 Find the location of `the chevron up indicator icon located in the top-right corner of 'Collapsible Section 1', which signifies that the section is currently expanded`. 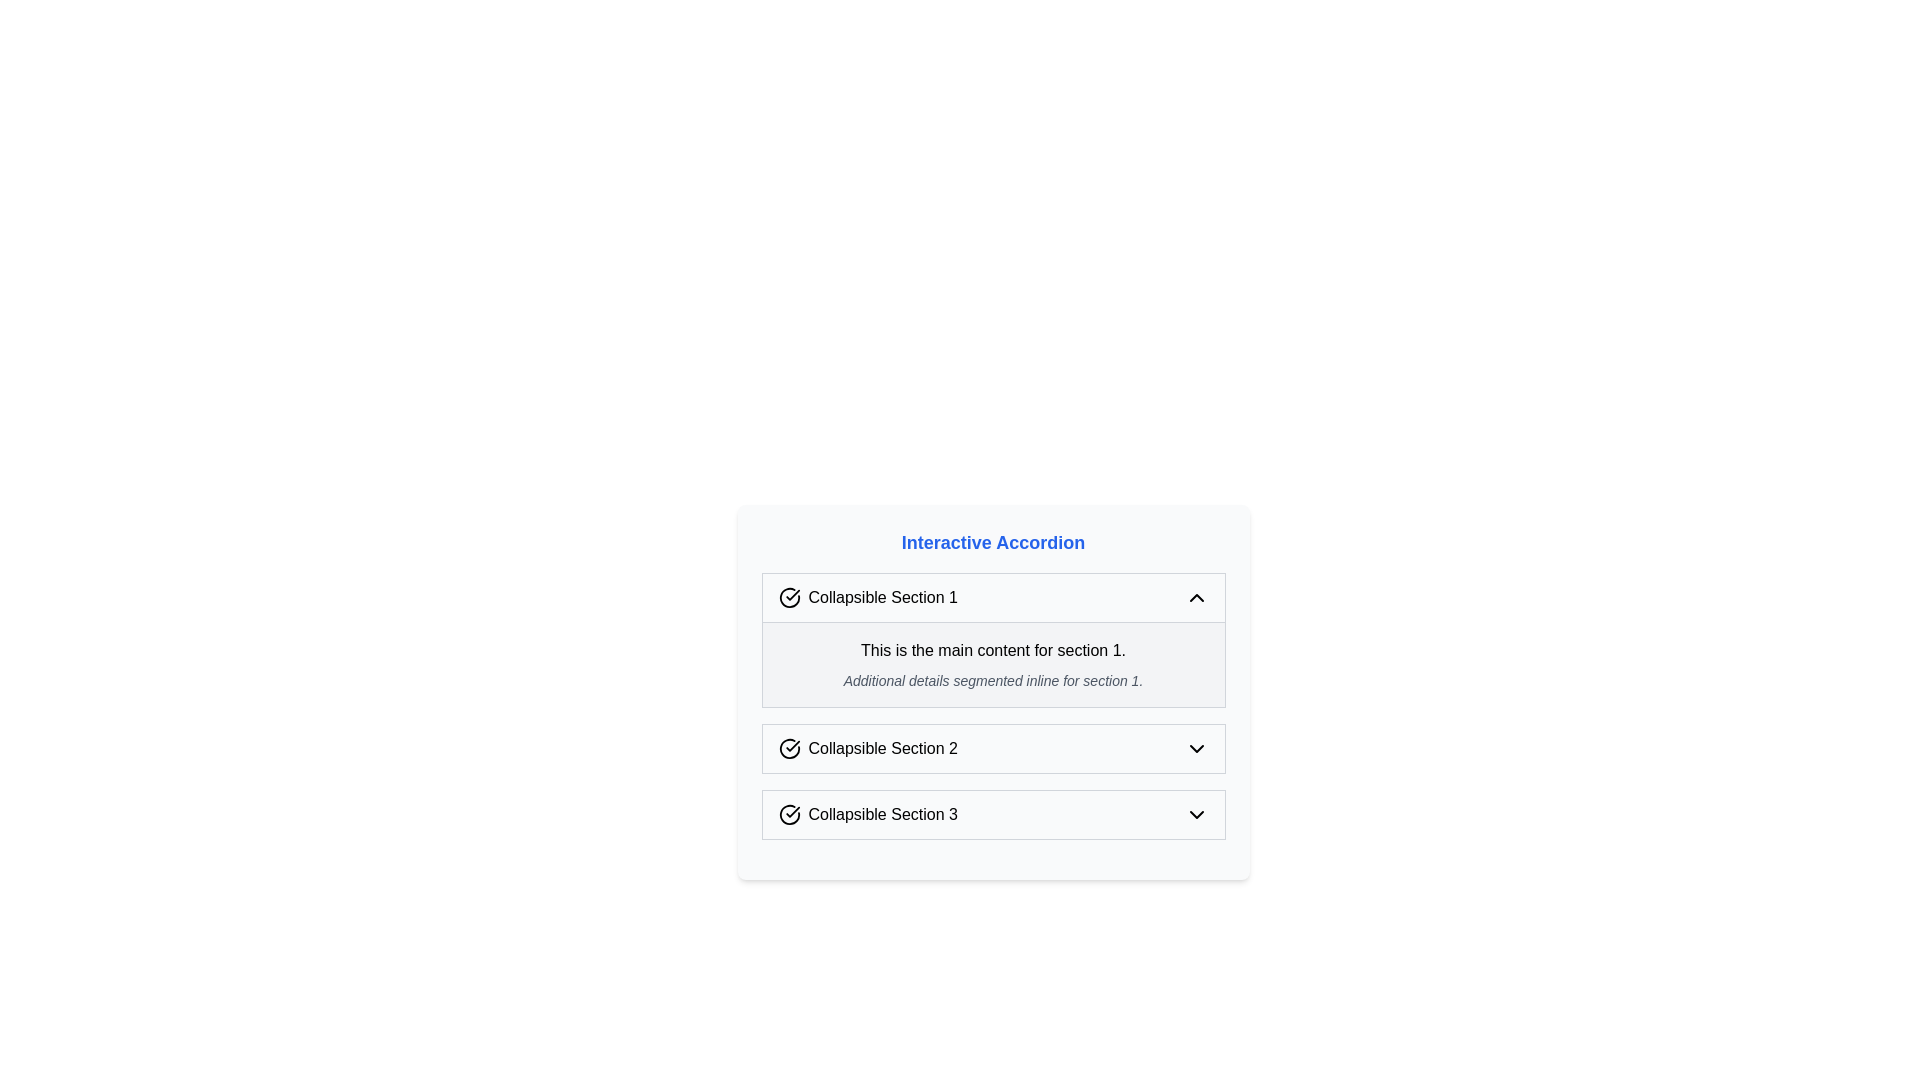

the chevron up indicator icon located in the top-right corner of 'Collapsible Section 1', which signifies that the section is currently expanded is located at coordinates (1196, 596).